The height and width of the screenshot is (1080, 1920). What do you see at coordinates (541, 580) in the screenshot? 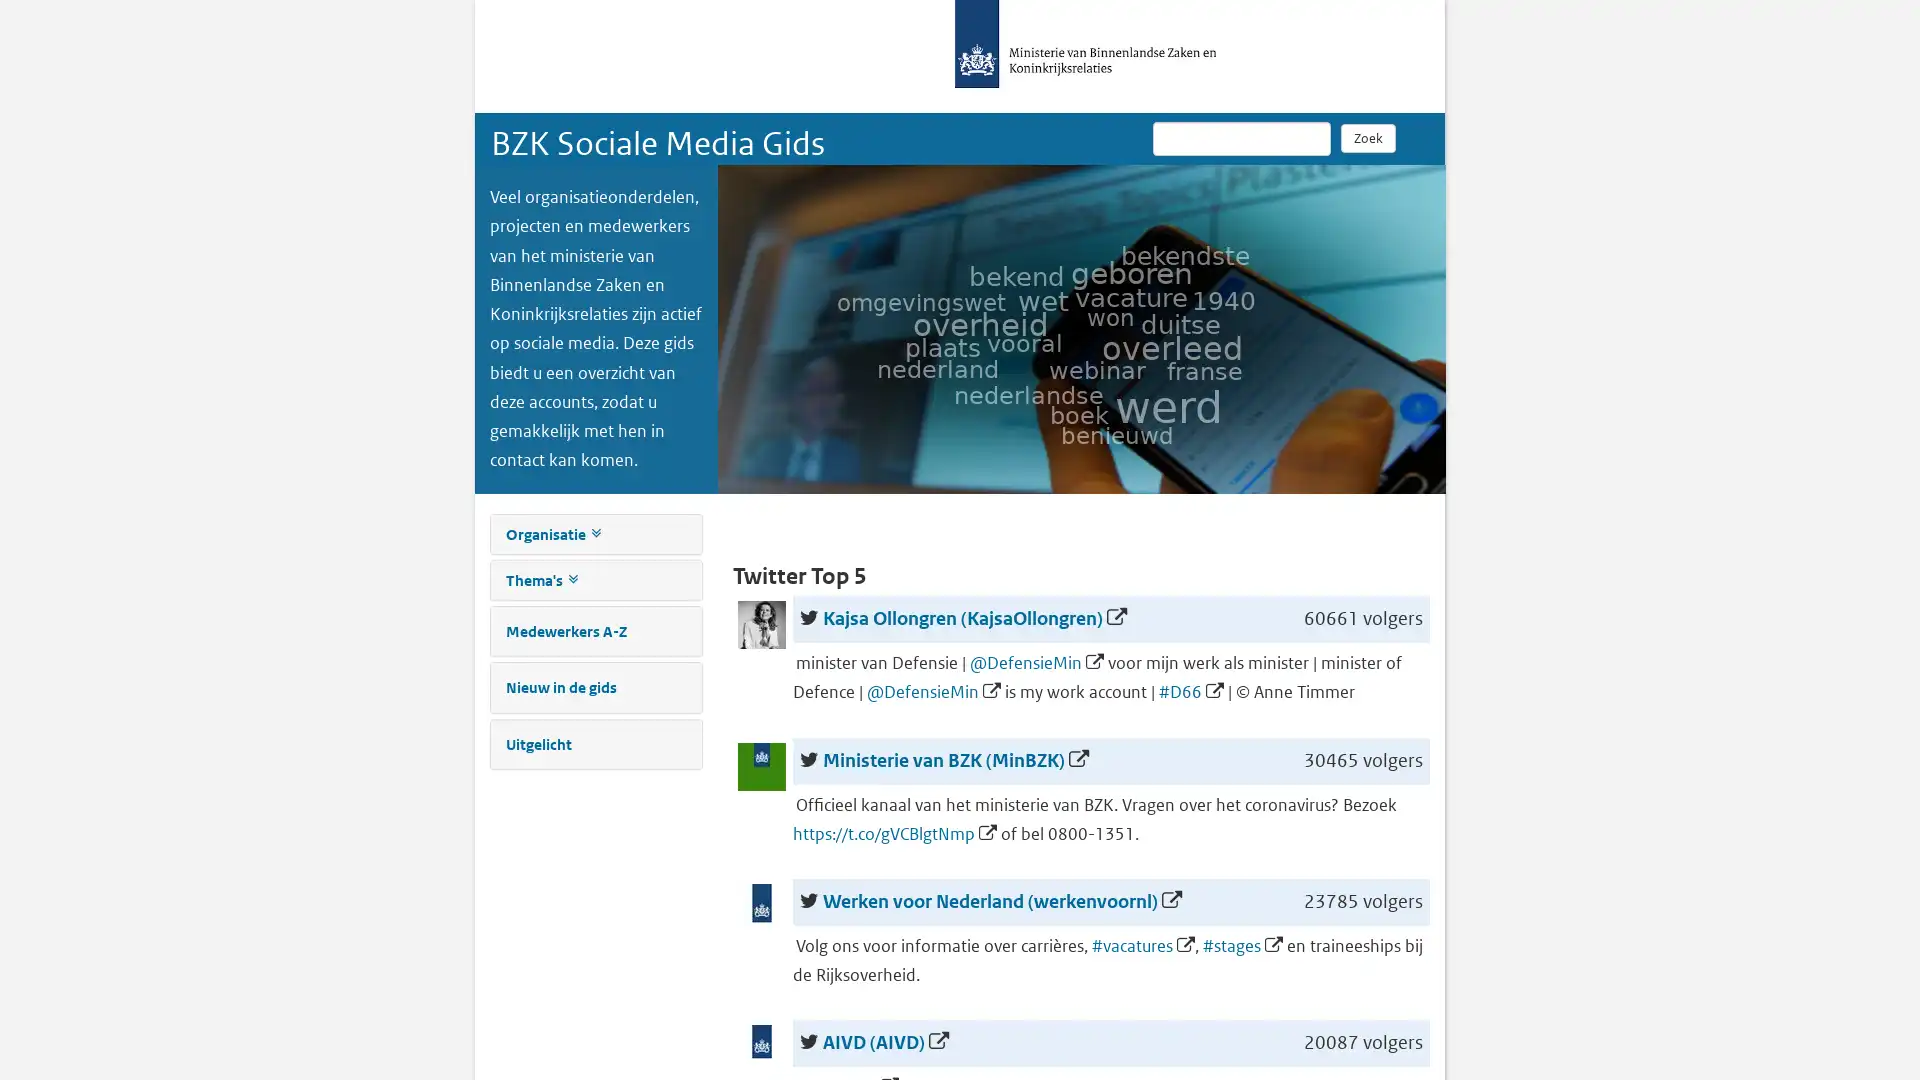
I see `Thema's` at bounding box center [541, 580].